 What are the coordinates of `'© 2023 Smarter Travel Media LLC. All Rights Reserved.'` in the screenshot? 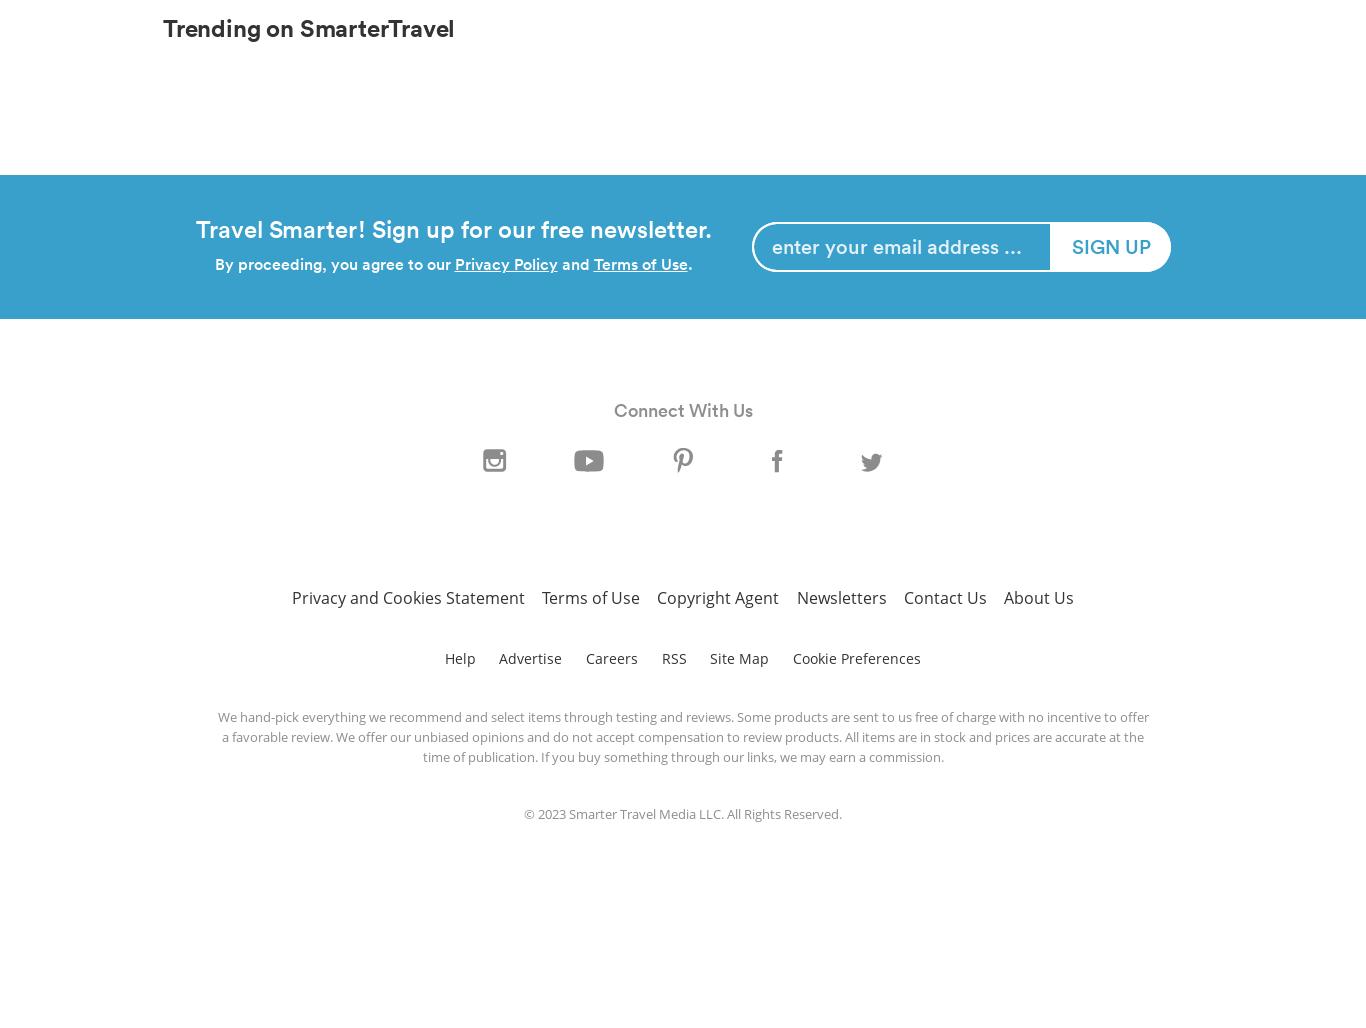 It's located at (683, 813).